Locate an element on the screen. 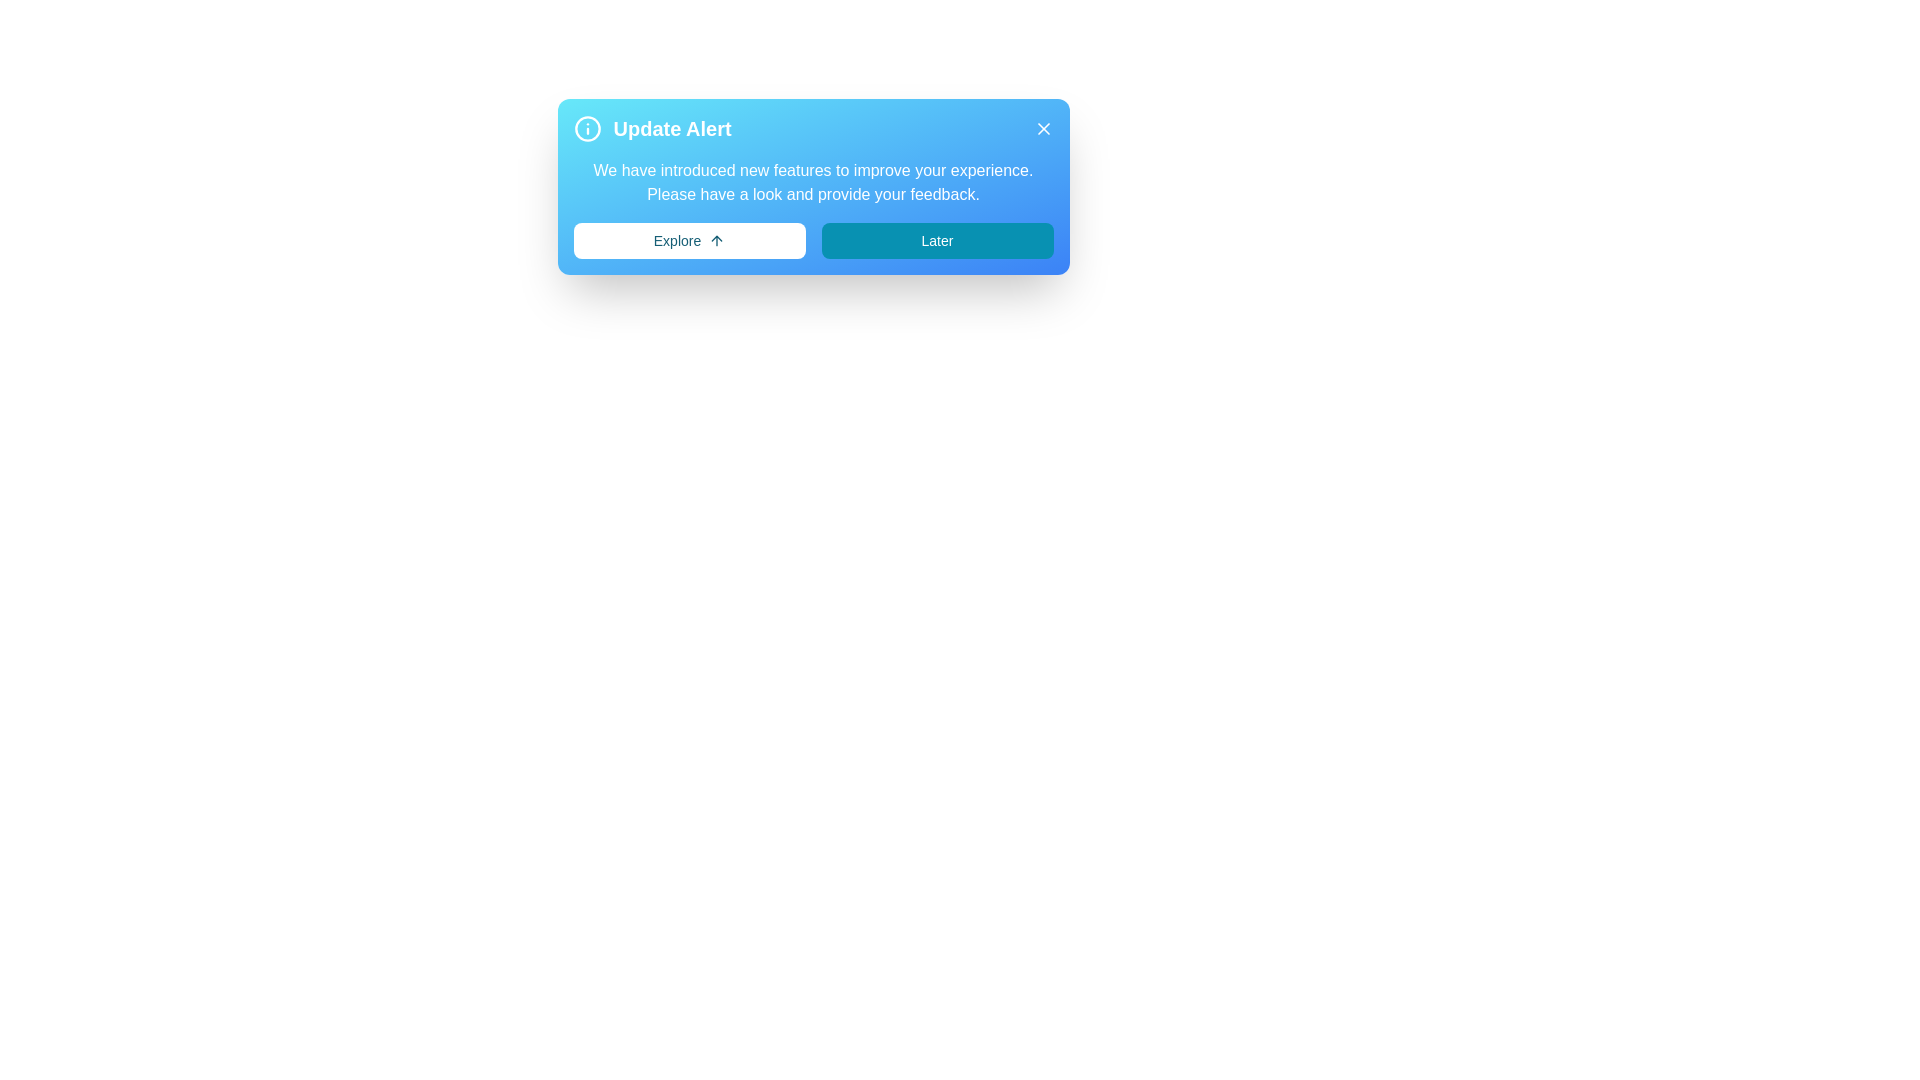 Image resolution: width=1920 pixels, height=1080 pixels. the 'X' button to dismiss the alert is located at coordinates (1042, 128).